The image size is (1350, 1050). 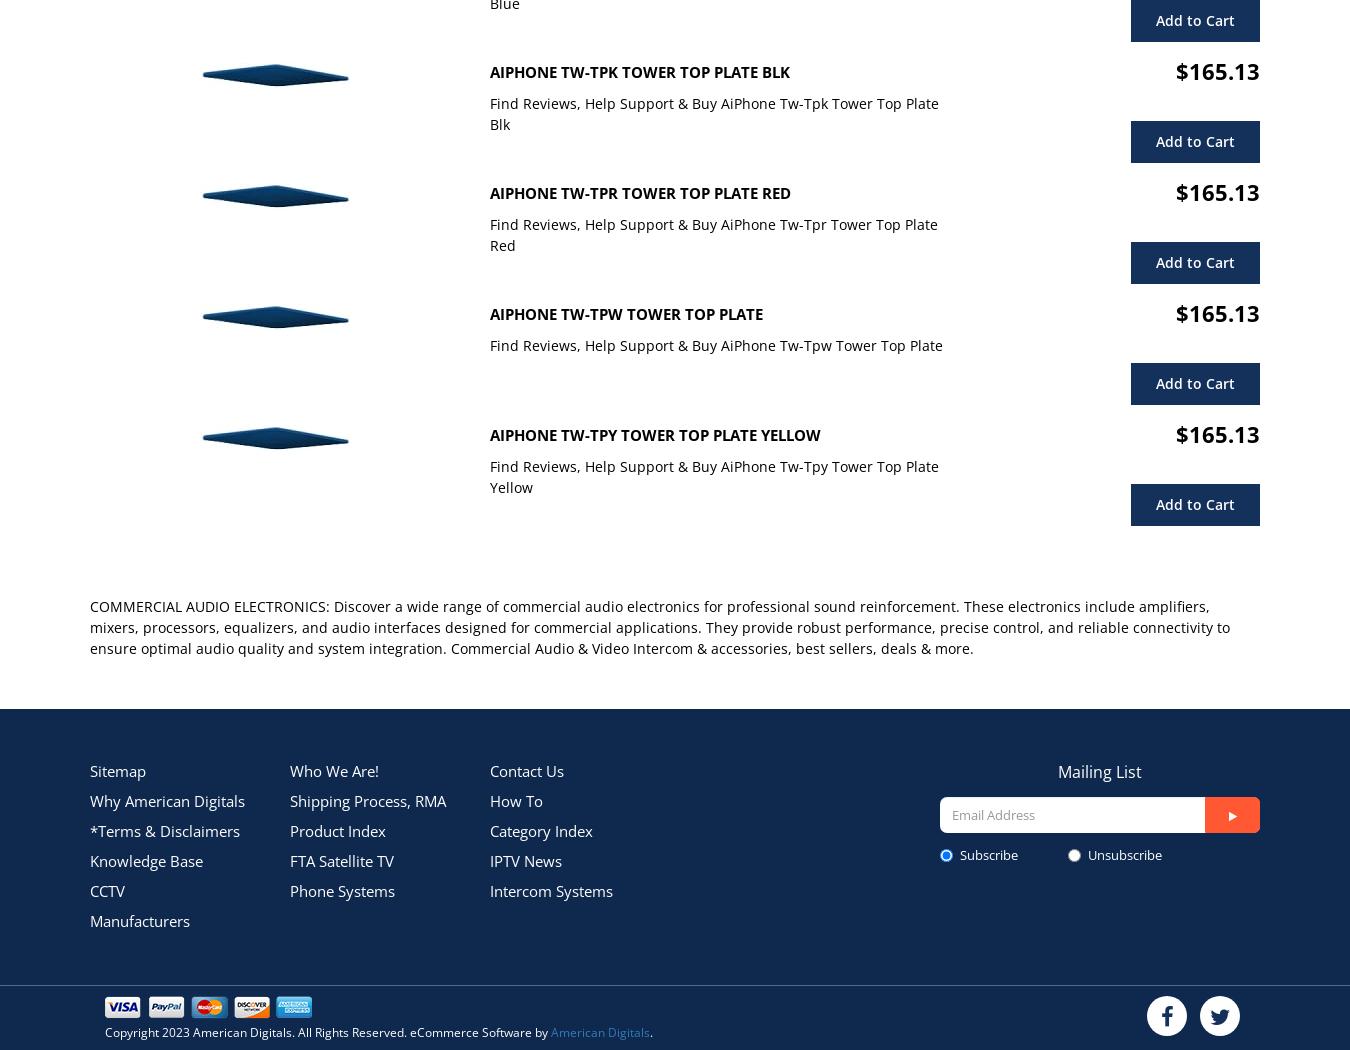 I want to click on 'Copyright', so click(x=133, y=1031).